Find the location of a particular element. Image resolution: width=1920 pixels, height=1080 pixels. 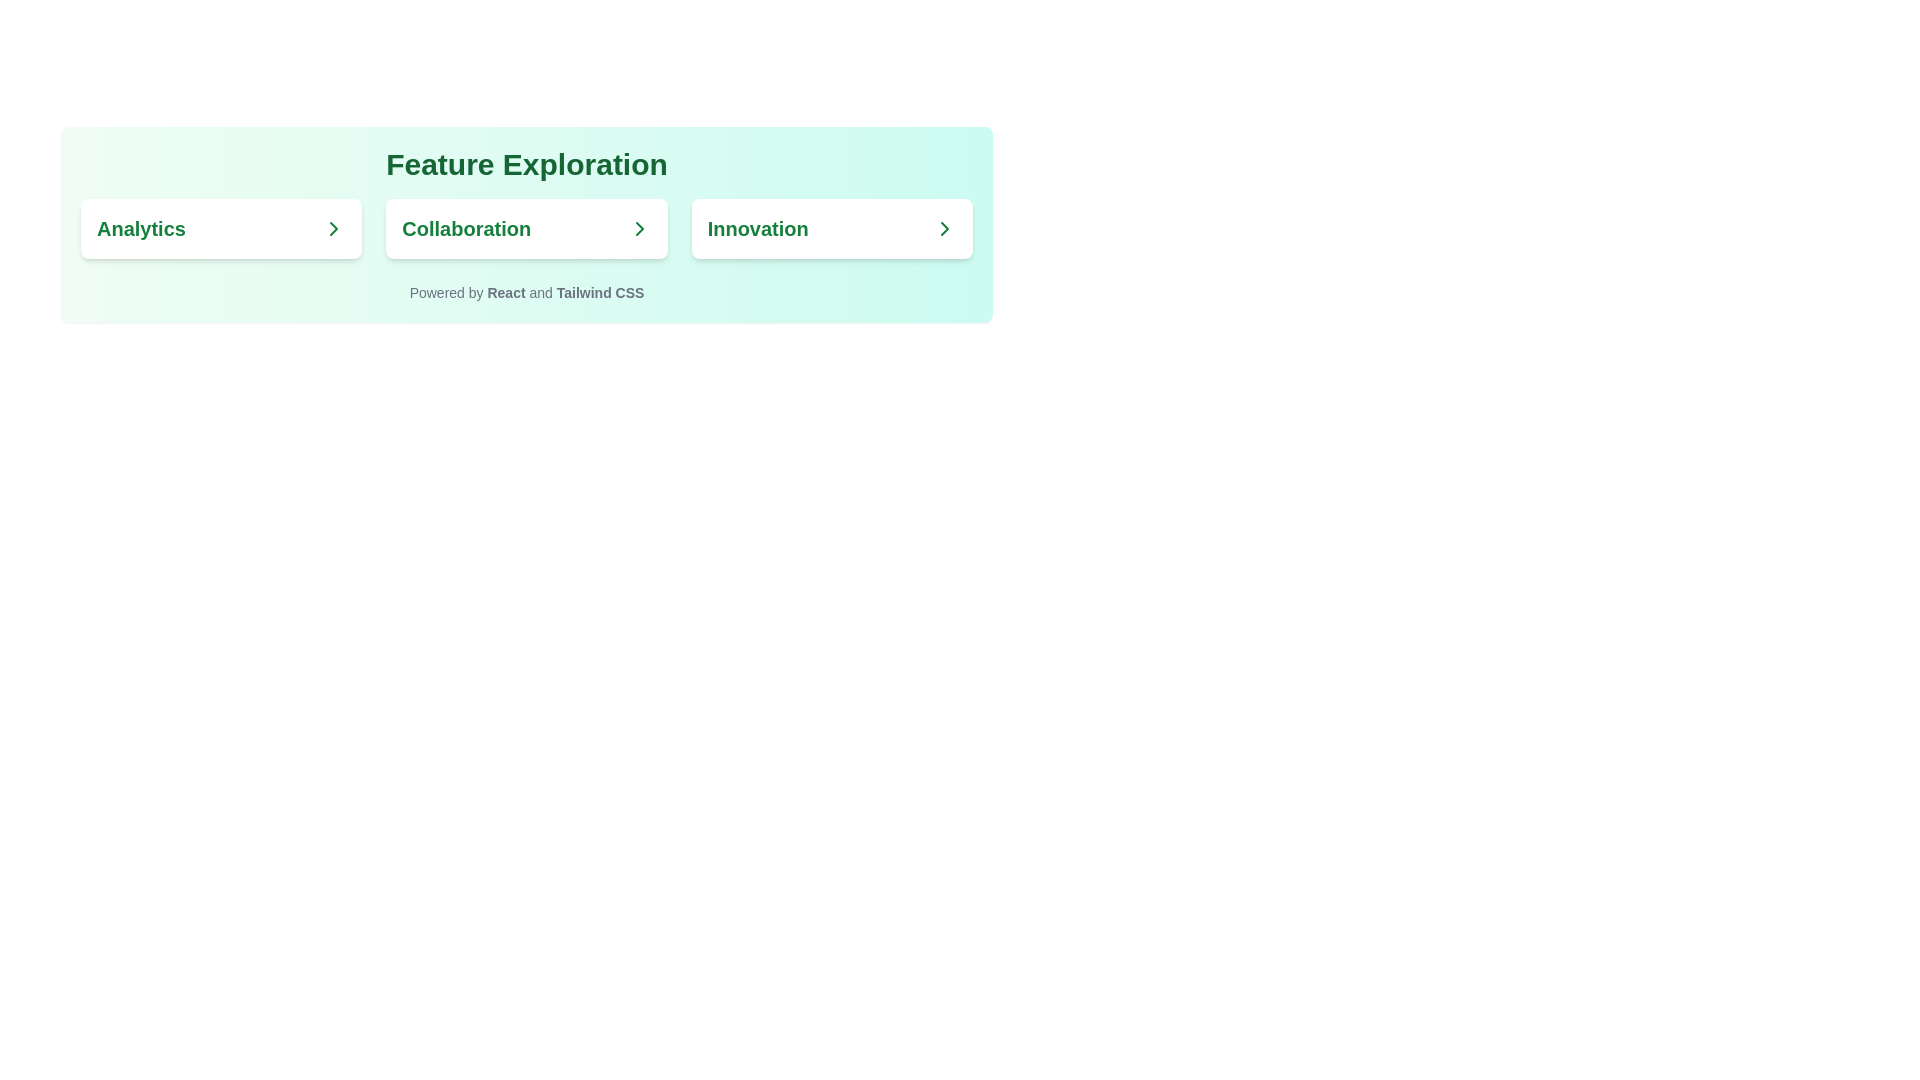

text label that says 'Tailwind CSS', which is the second bolded word in the sentence 'Powered by React and Tailwind CSS' is located at coordinates (599, 293).